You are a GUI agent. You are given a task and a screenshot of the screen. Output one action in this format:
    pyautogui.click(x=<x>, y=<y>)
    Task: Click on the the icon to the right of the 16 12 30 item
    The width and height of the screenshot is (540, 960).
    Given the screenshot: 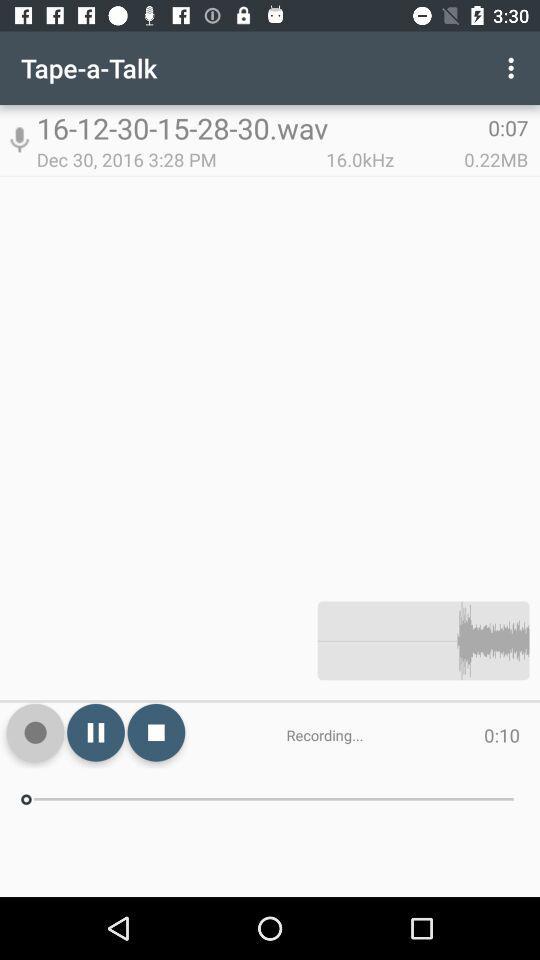 What is the action you would take?
    pyautogui.click(x=513, y=68)
    